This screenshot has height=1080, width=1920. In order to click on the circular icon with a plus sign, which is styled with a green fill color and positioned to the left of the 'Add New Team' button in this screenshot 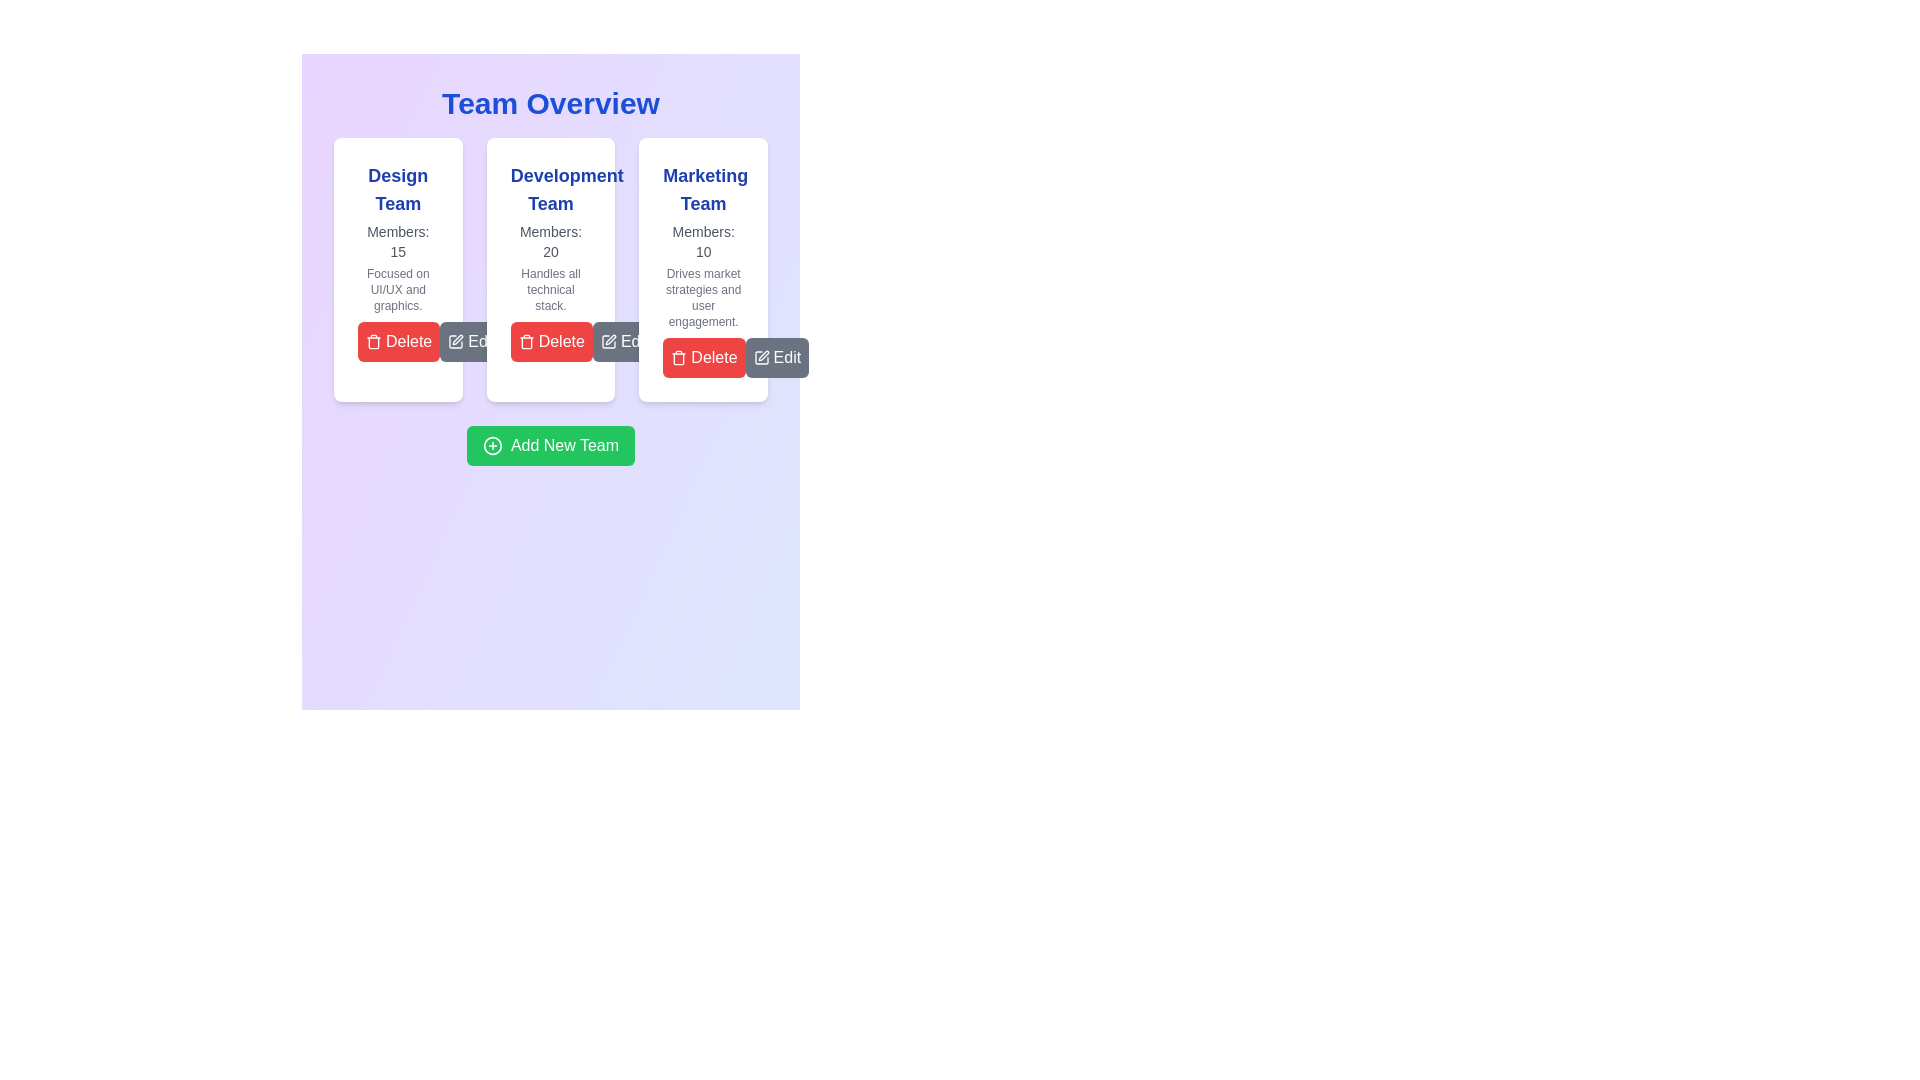, I will do `click(492, 445)`.